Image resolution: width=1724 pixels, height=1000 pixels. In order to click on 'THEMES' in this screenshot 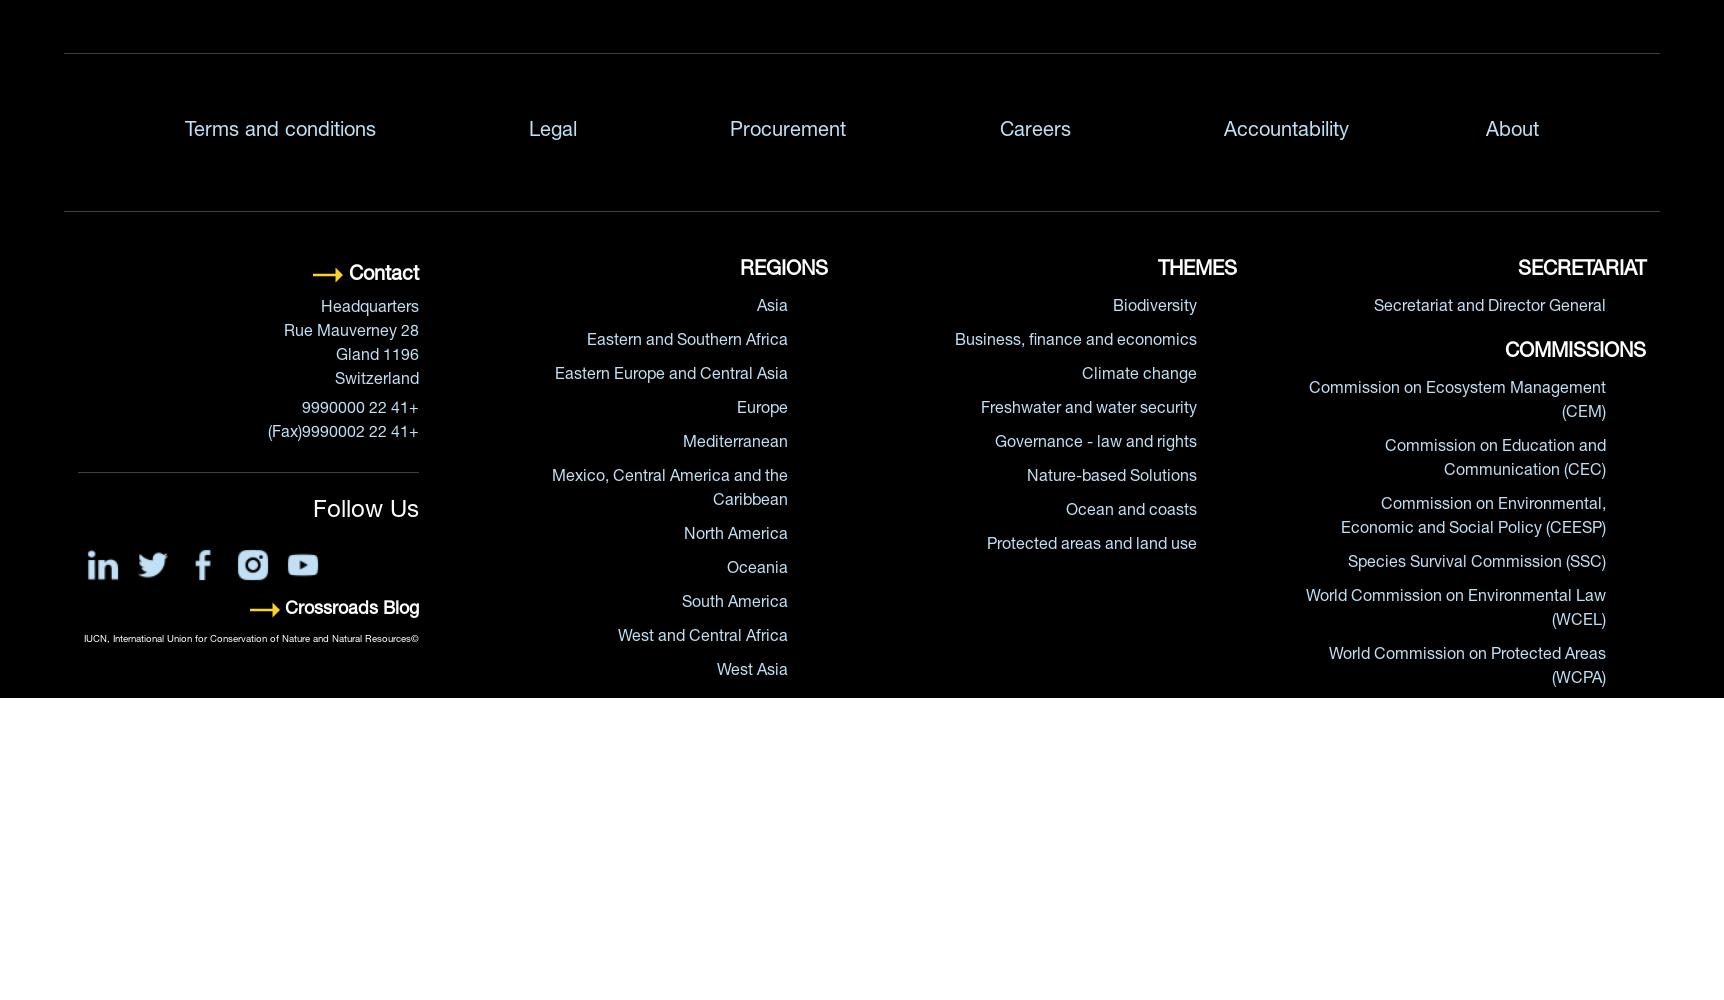, I will do `click(1196, 271)`.